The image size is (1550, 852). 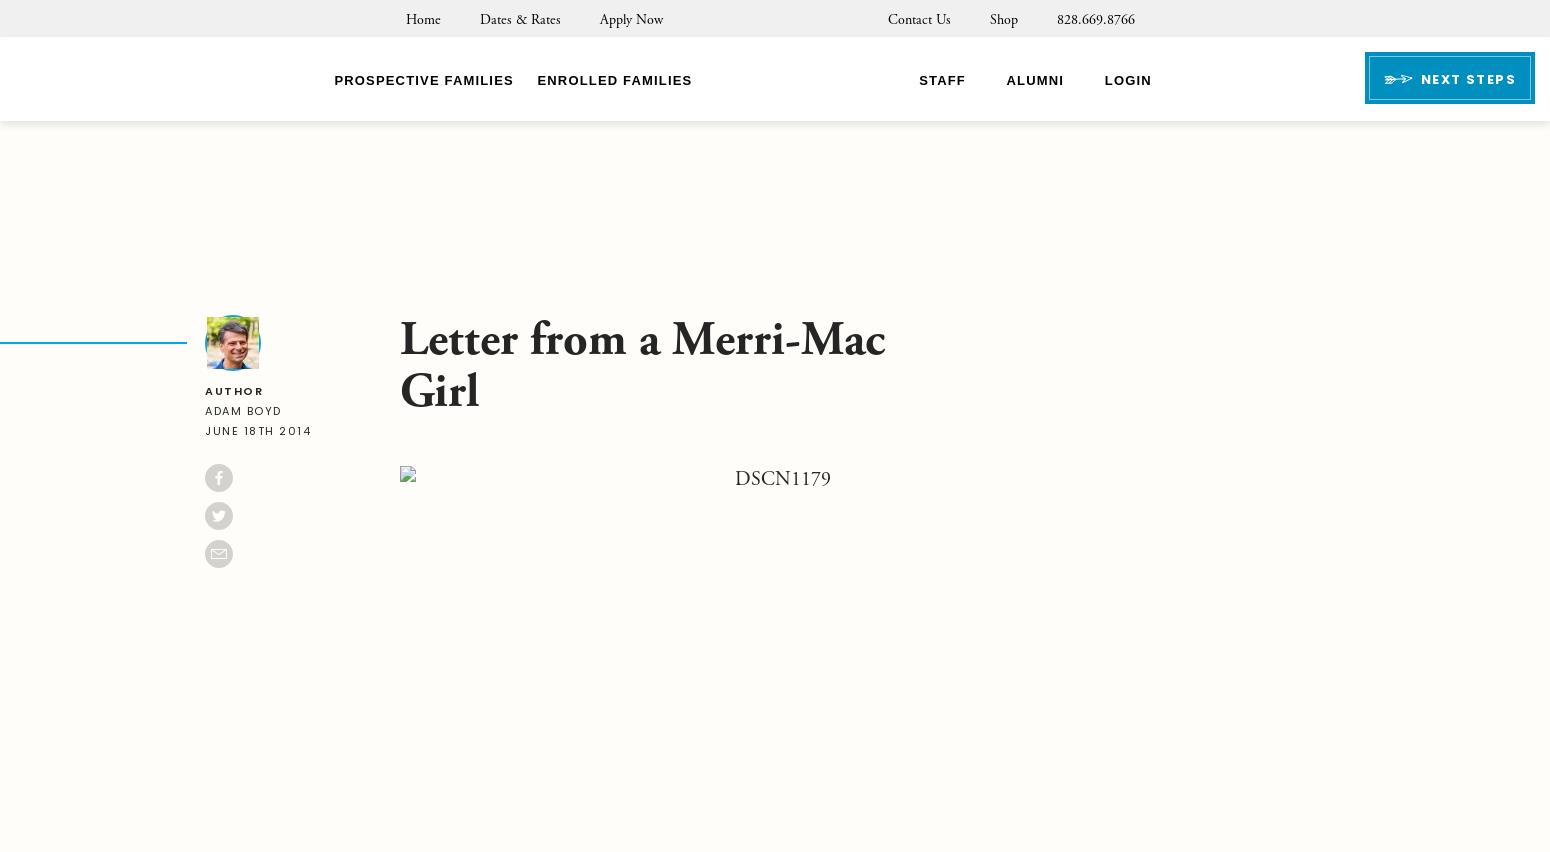 What do you see at coordinates (918, 19) in the screenshot?
I see `'Contact Us'` at bounding box center [918, 19].